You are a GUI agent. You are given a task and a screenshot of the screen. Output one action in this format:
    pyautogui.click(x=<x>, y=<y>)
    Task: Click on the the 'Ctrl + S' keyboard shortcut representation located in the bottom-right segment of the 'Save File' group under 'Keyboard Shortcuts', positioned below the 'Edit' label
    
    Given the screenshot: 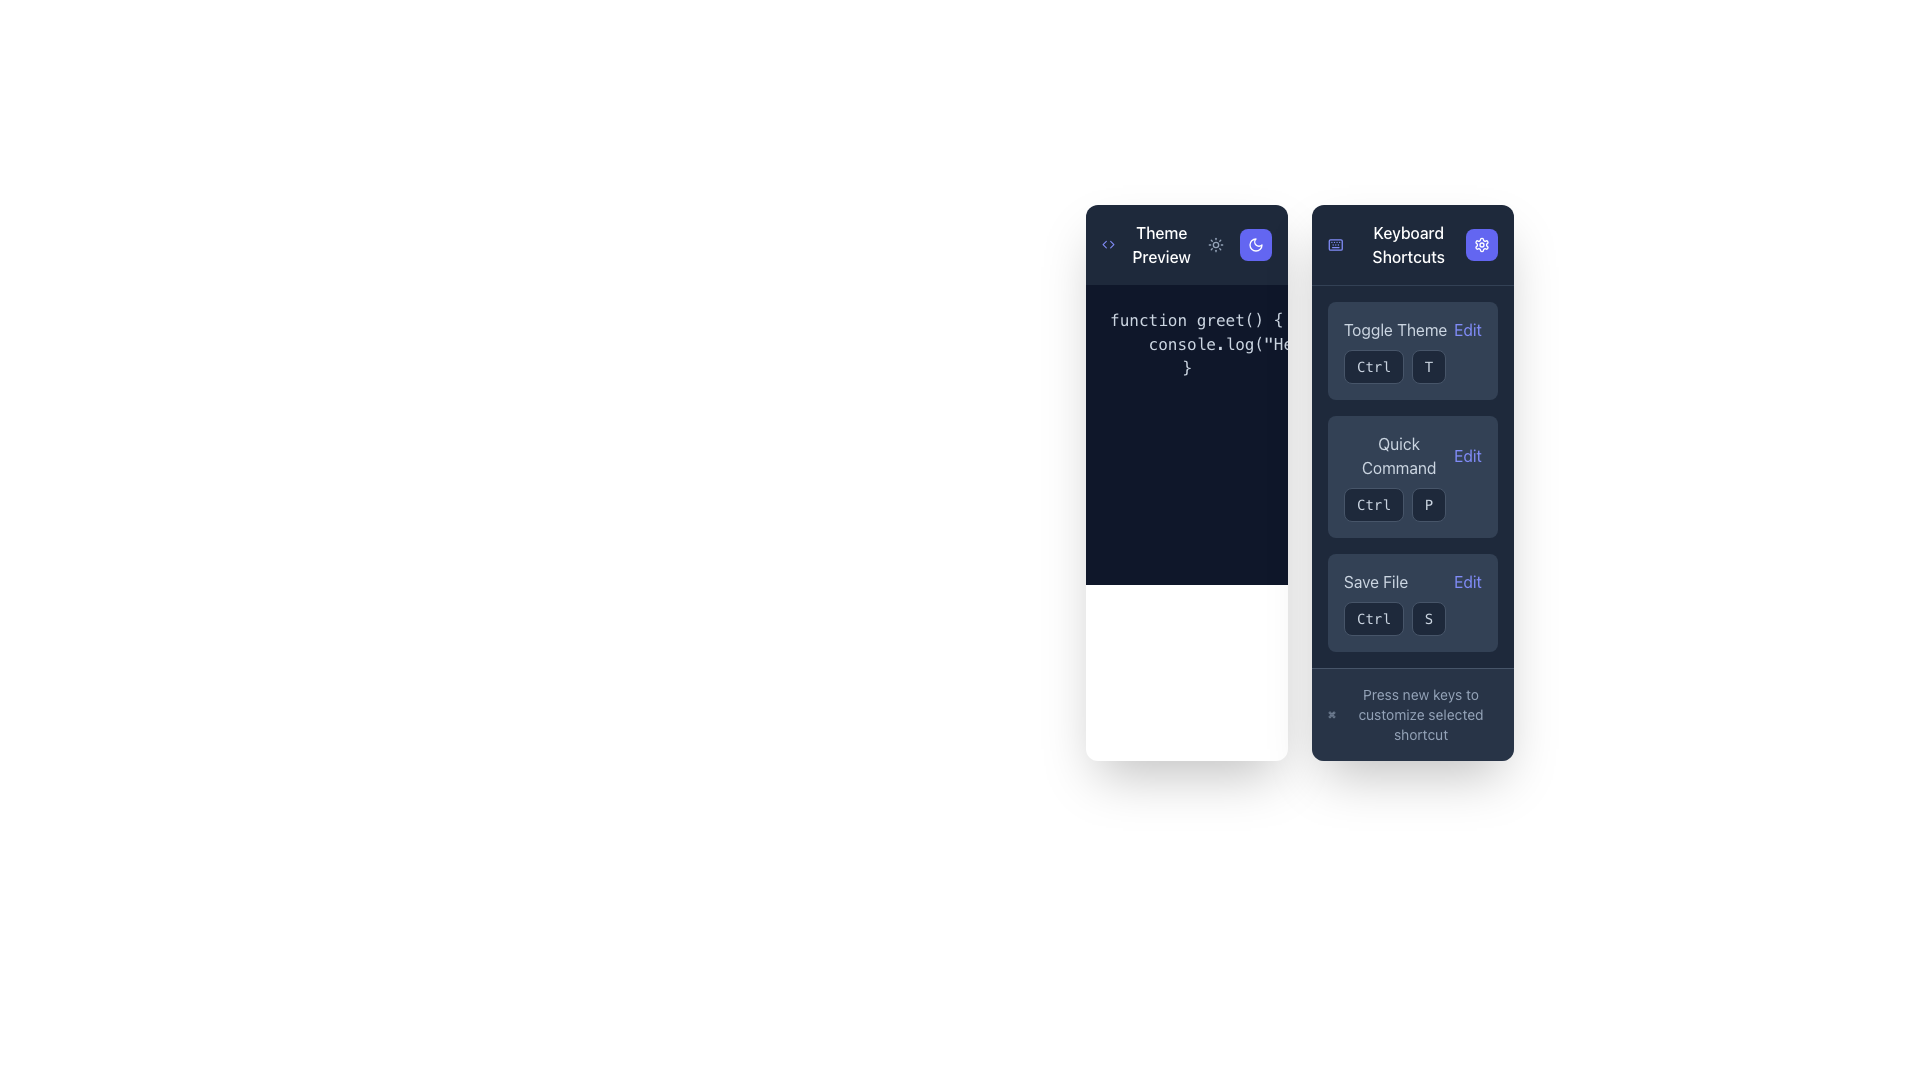 What is the action you would take?
    pyautogui.click(x=1411, y=617)
    